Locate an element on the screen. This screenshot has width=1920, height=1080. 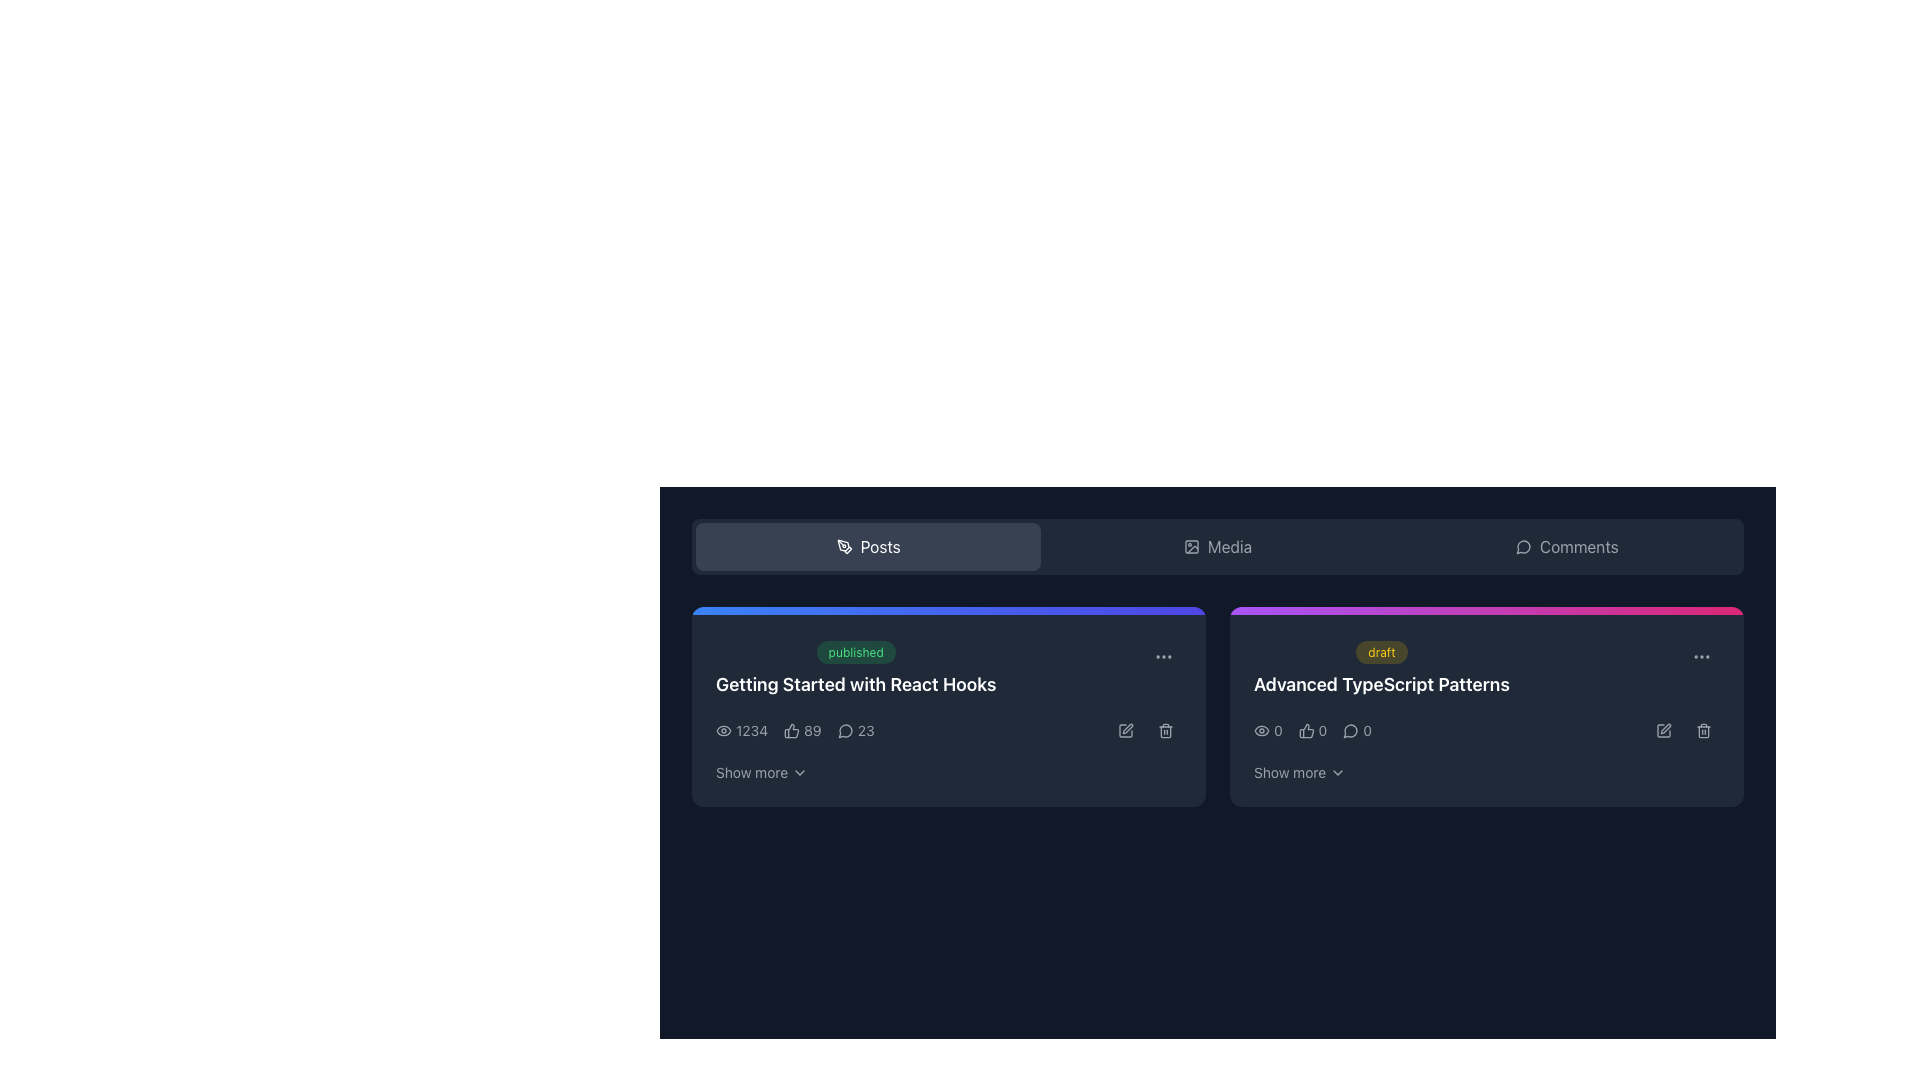
the Ellipsis button represented by three vertically aligned dots in the top-right corner of the 'Getting Started with React Hooks' card is located at coordinates (1163, 656).